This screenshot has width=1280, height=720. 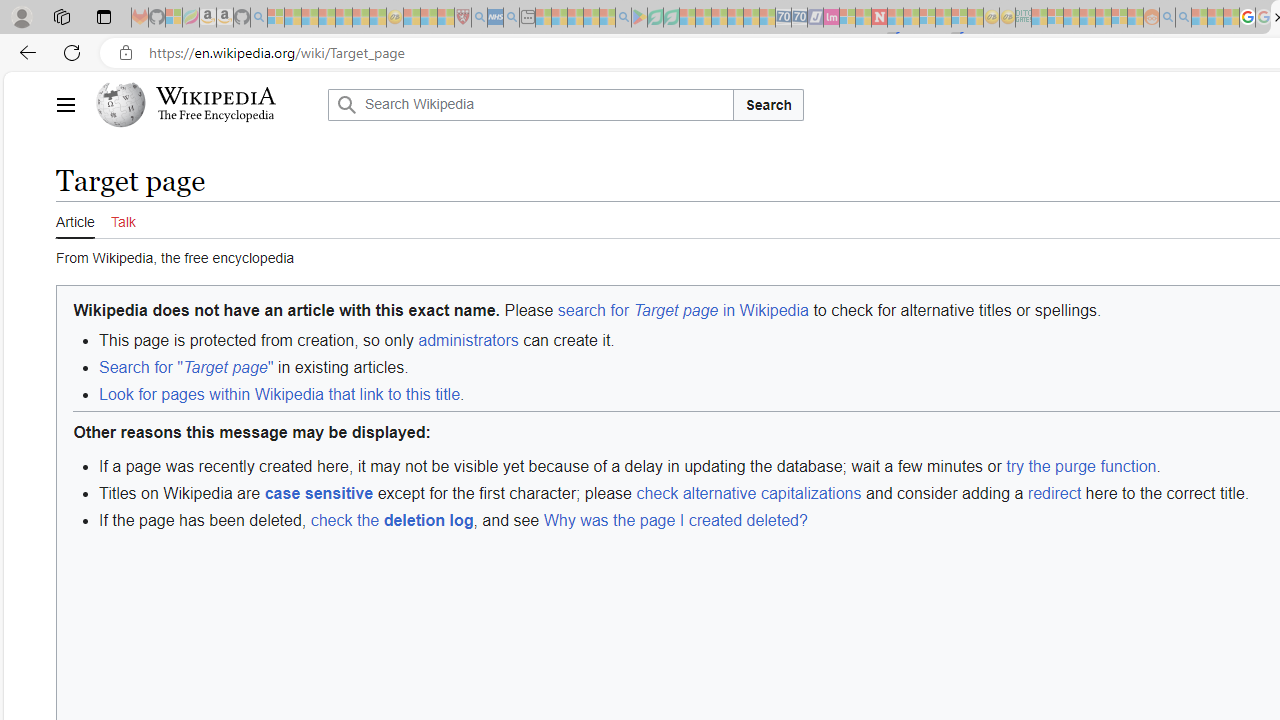 What do you see at coordinates (1102, 17) in the screenshot?
I see `'Kinda Frugal - MSN - Sleeping'` at bounding box center [1102, 17].